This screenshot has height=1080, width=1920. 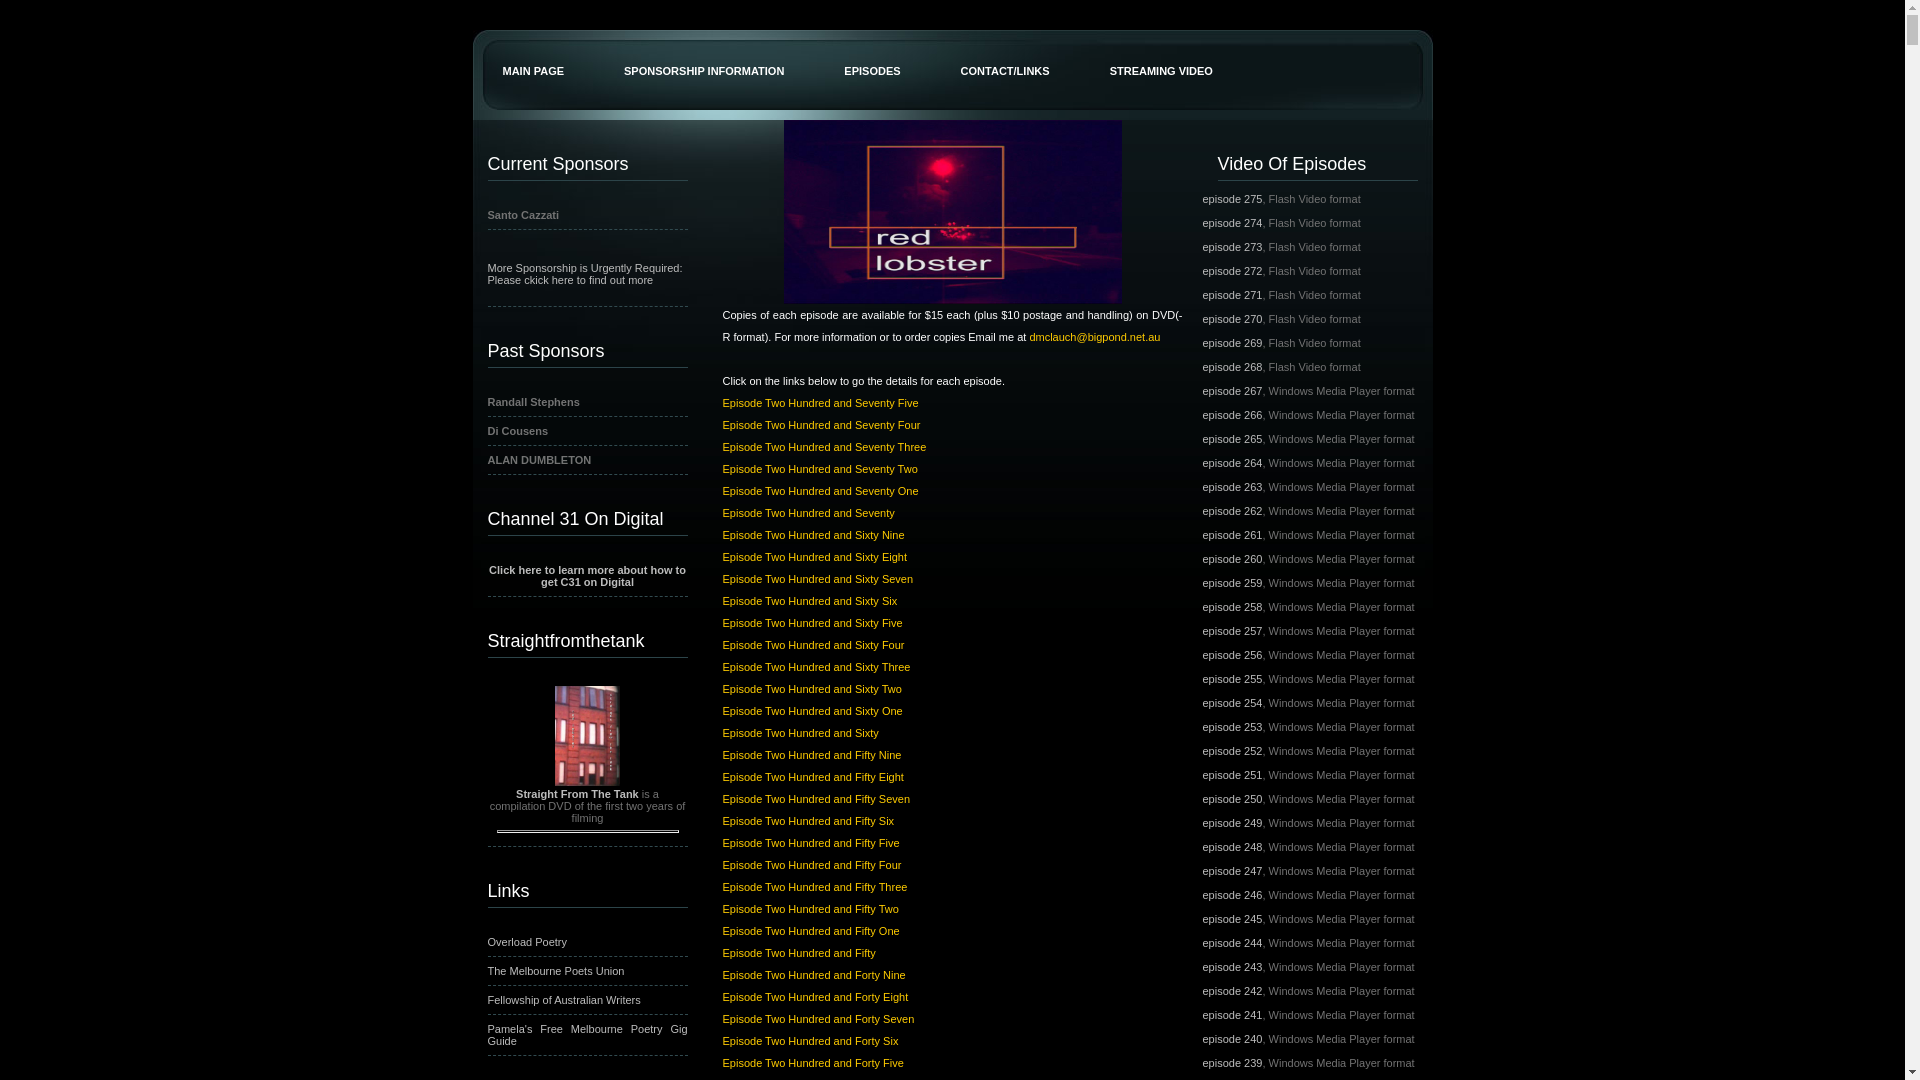 I want to click on 'CONTACT/LINKS', so click(x=930, y=49).